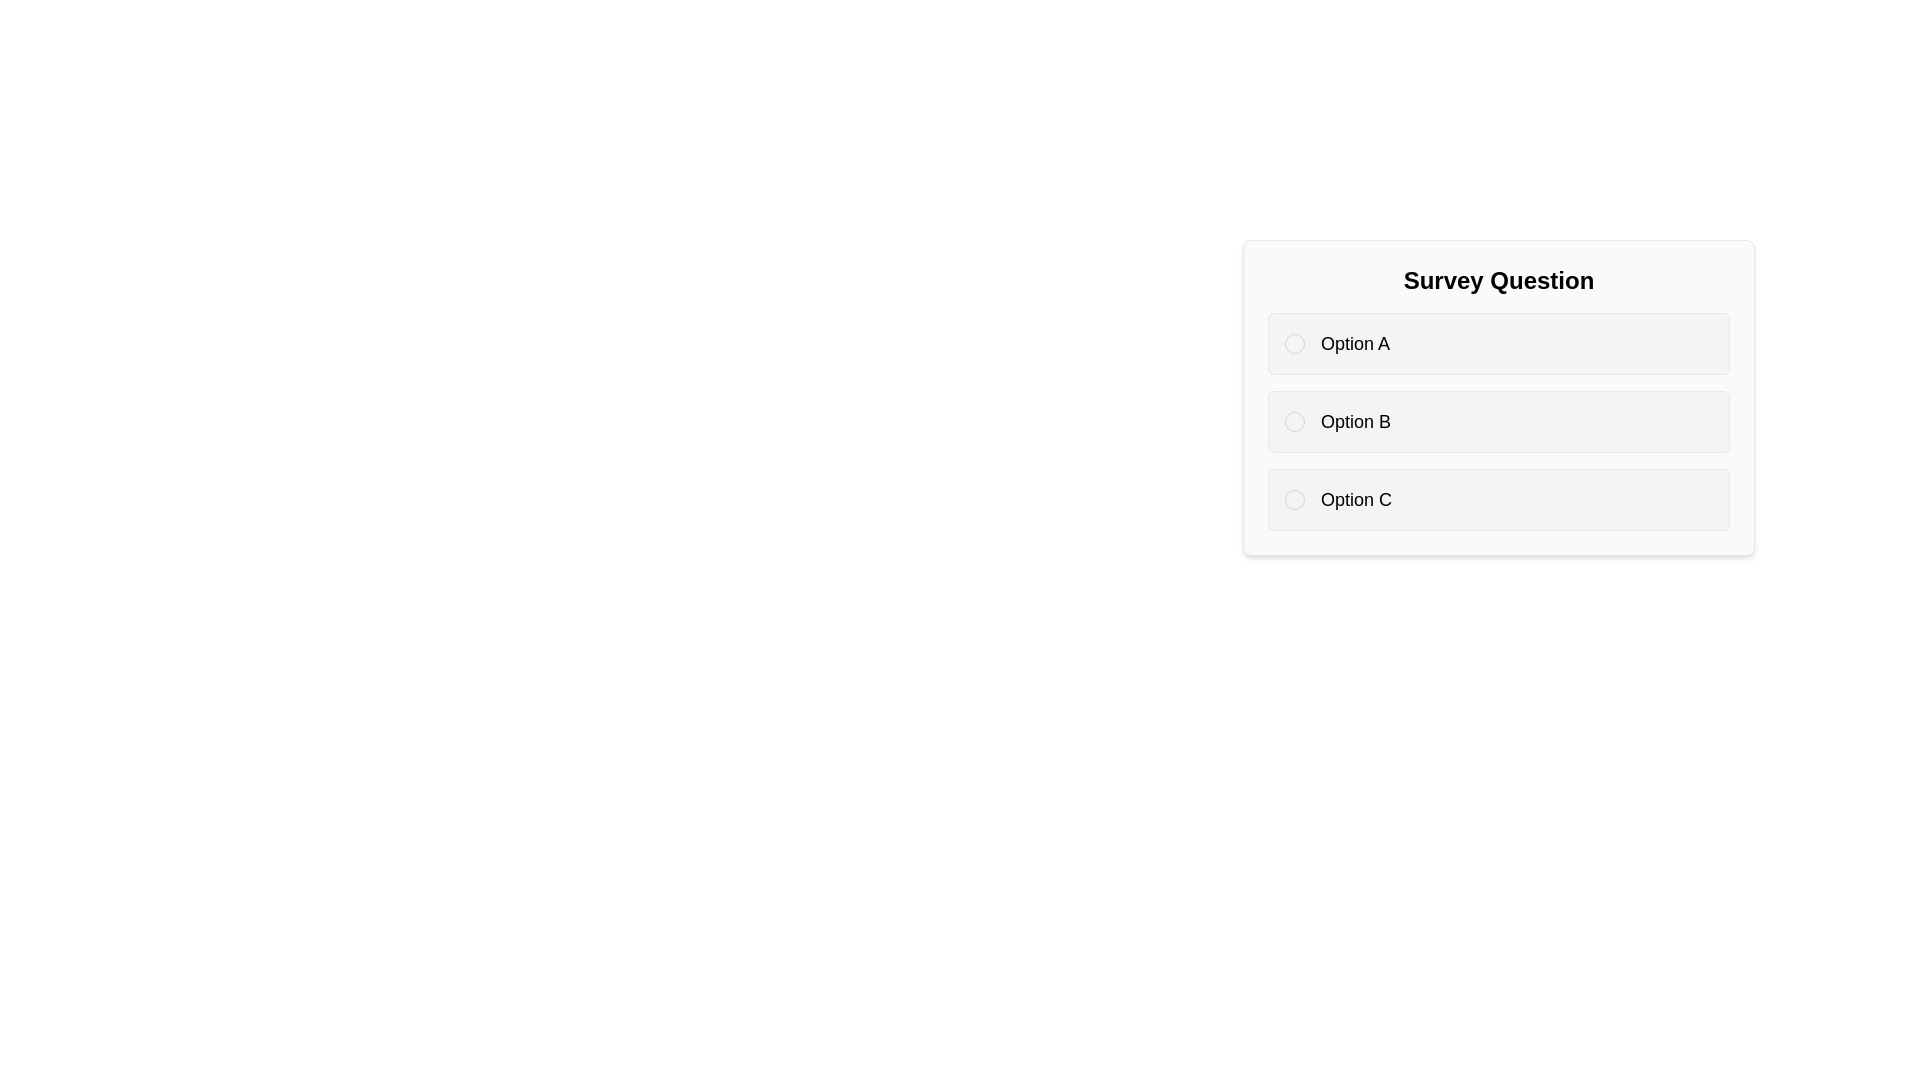 The image size is (1920, 1080). What do you see at coordinates (1498, 499) in the screenshot?
I see `the radio button option for 'Option C' located under the 'Survey Question' section` at bounding box center [1498, 499].